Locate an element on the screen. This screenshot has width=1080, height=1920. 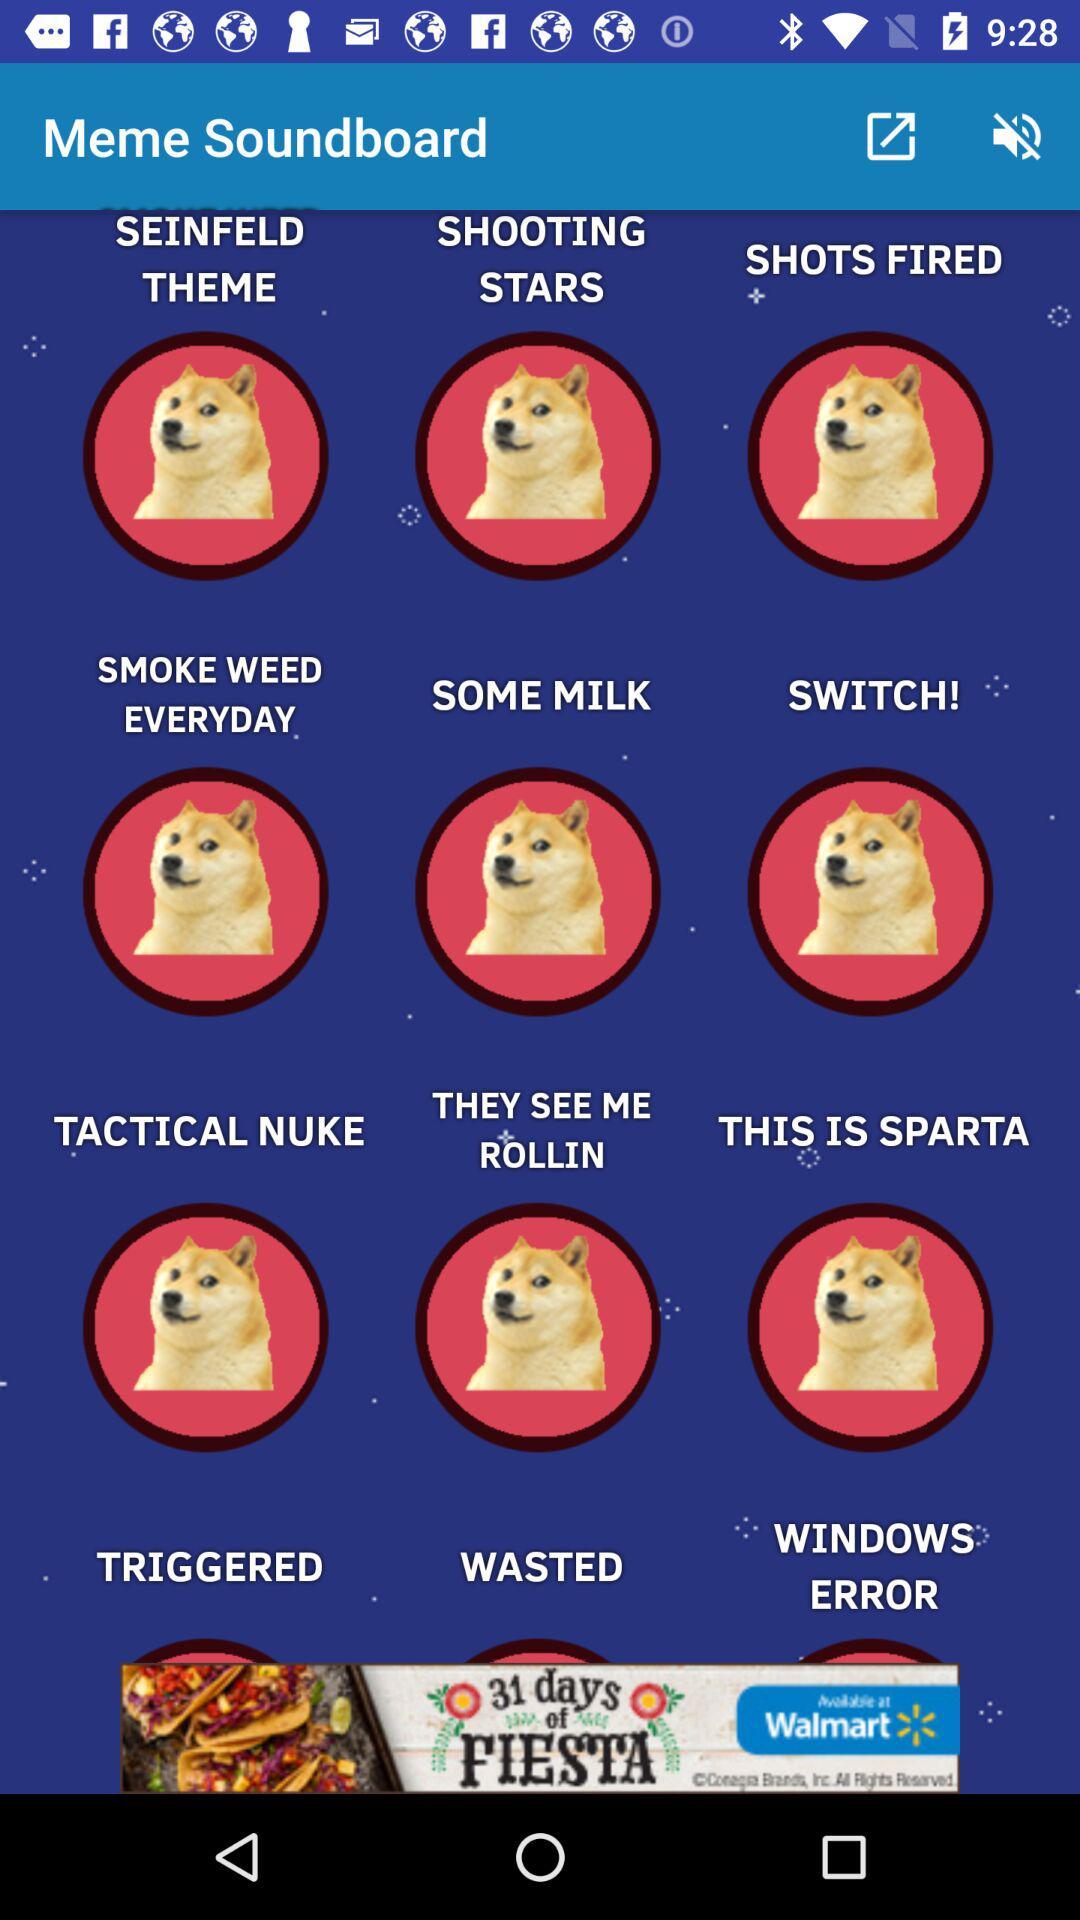
meme soundboard selection is located at coordinates (207, 660).